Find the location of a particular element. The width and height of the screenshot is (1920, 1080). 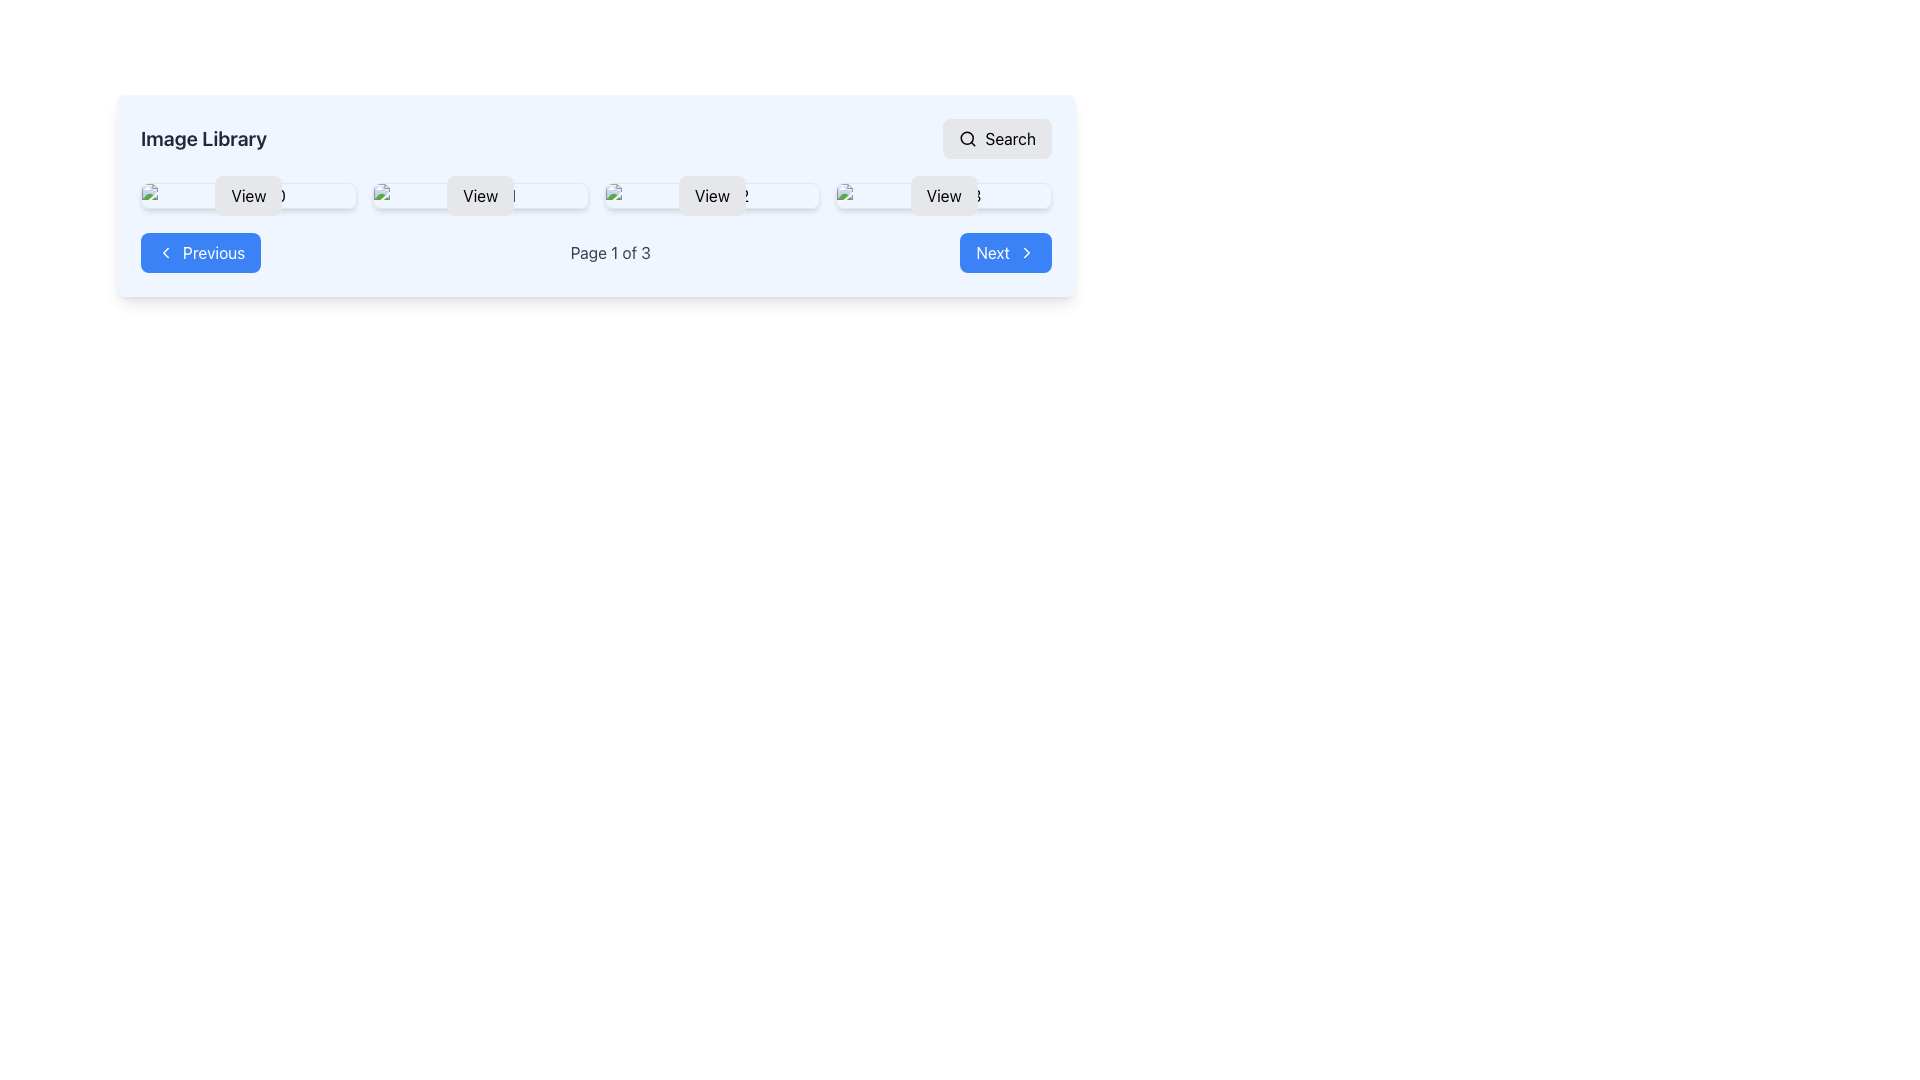

the right-pointing arrow icon, which is styled as a lightweight vector graphic with a white stroke against a blue background, located at the far-right end of the 'Next' button in the bottom-right corner of the main interface is located at coordinates (1027, 252).